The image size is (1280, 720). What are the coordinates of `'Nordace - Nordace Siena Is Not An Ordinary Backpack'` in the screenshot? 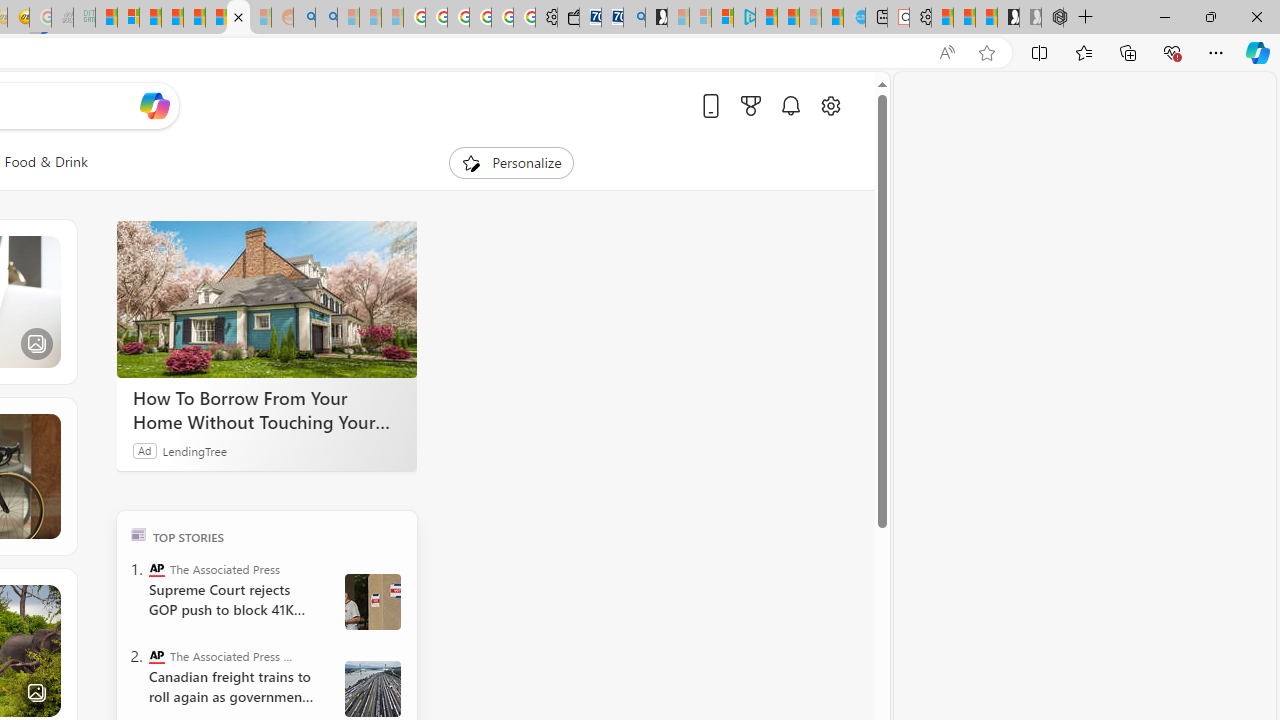 It's located at (1051, 17).